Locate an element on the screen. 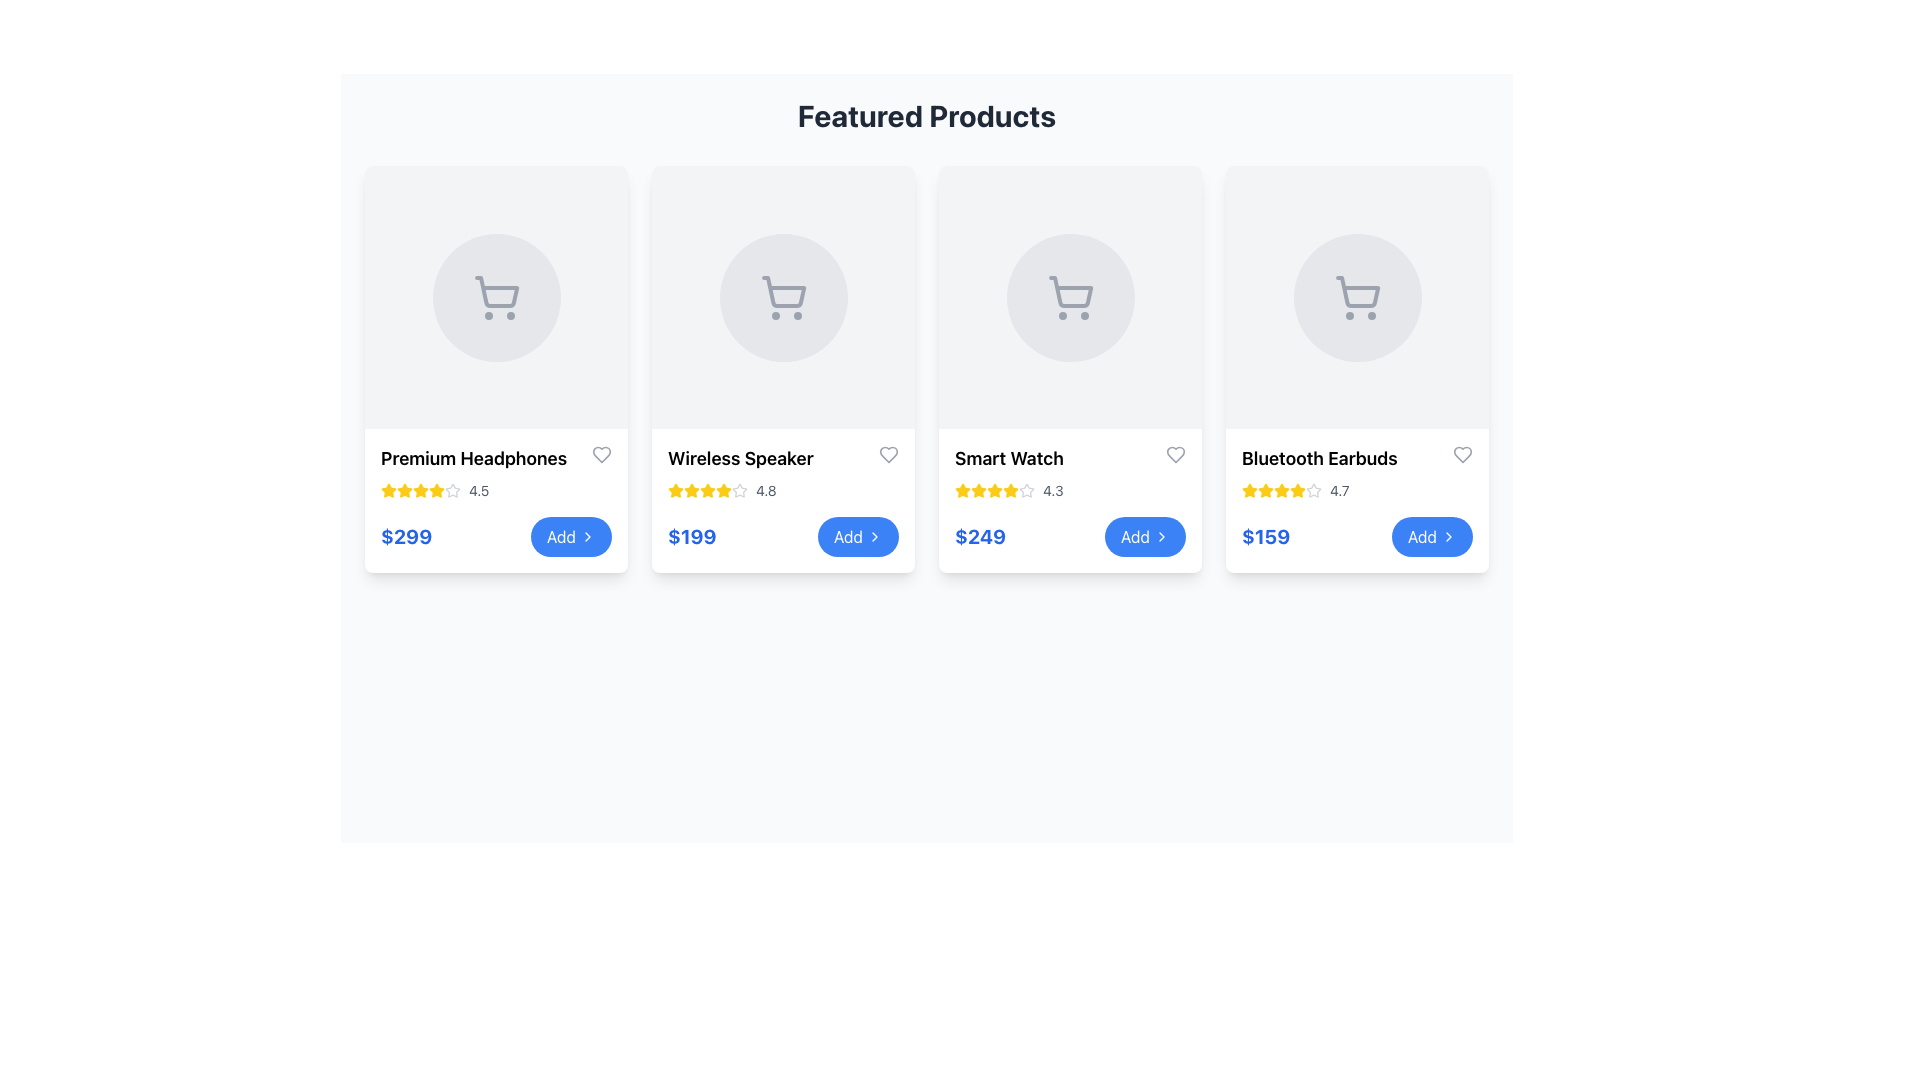 This screenshot has height=1080, width=1920. the header text labeled 'Featured Products', which is prominently displayed at the top of the product section is located at coordinates (925, 115).